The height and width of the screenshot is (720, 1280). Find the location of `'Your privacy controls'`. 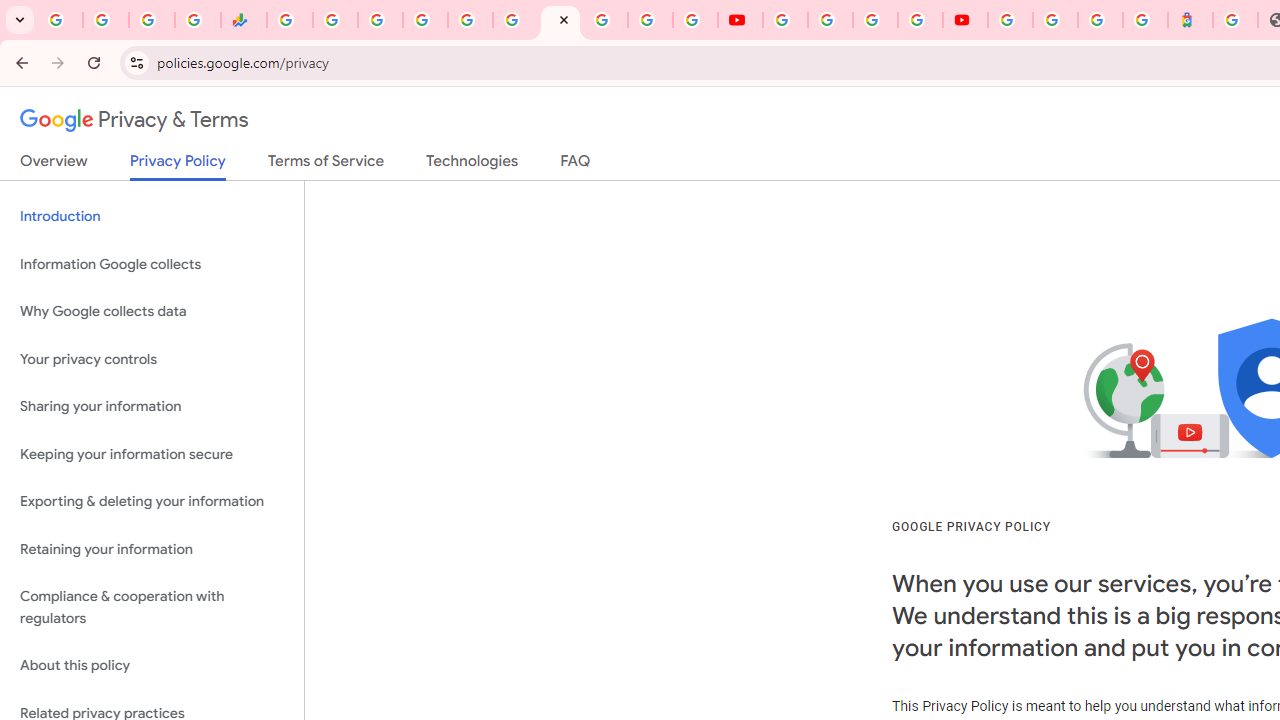

'Your privacy controls' is located at coordinates (151, 358).